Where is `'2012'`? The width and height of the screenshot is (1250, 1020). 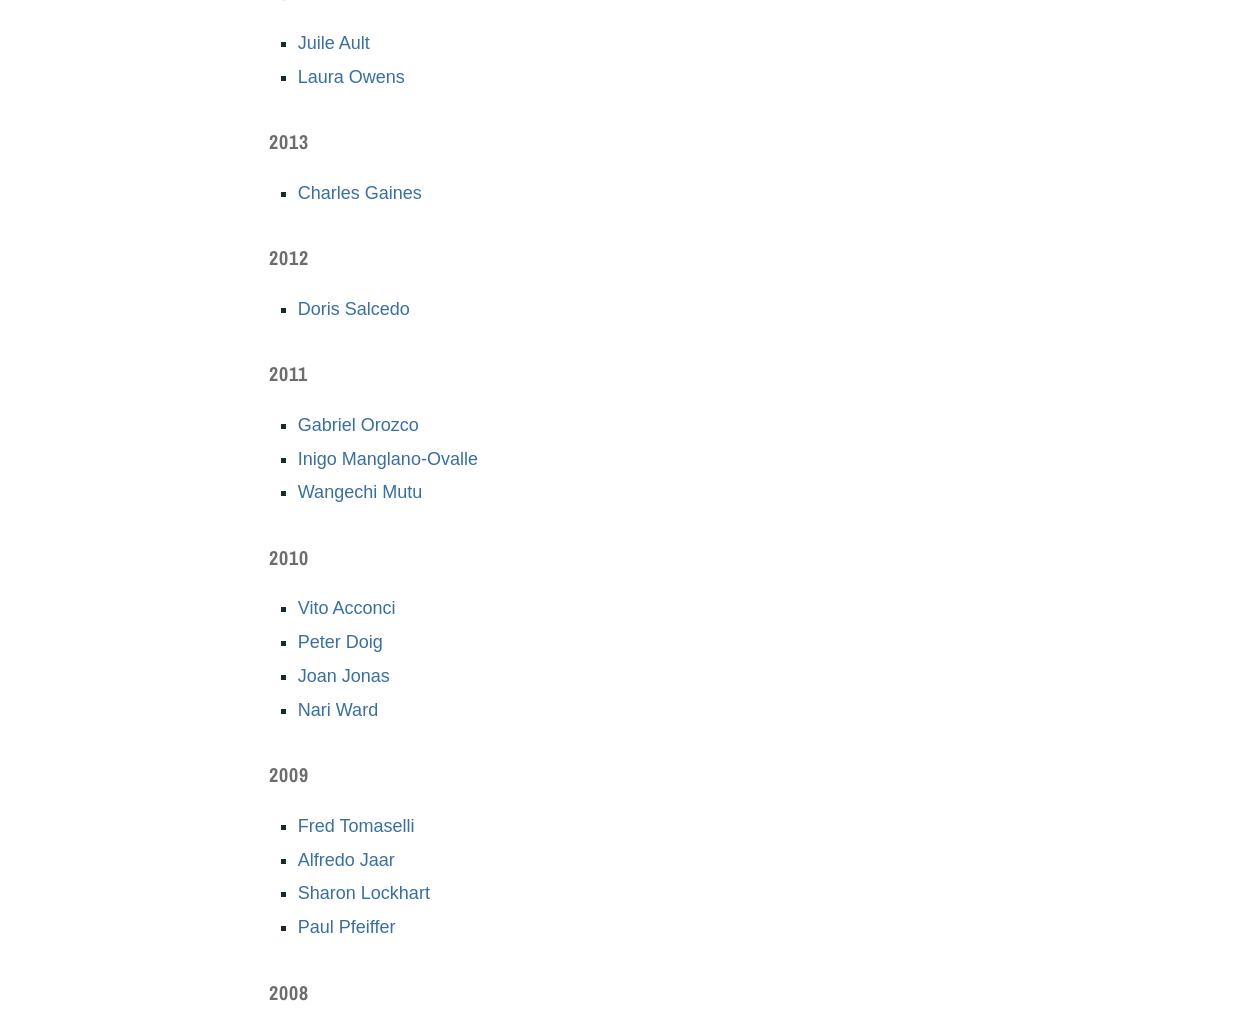 '2012' is located at coordinates (289, 256).